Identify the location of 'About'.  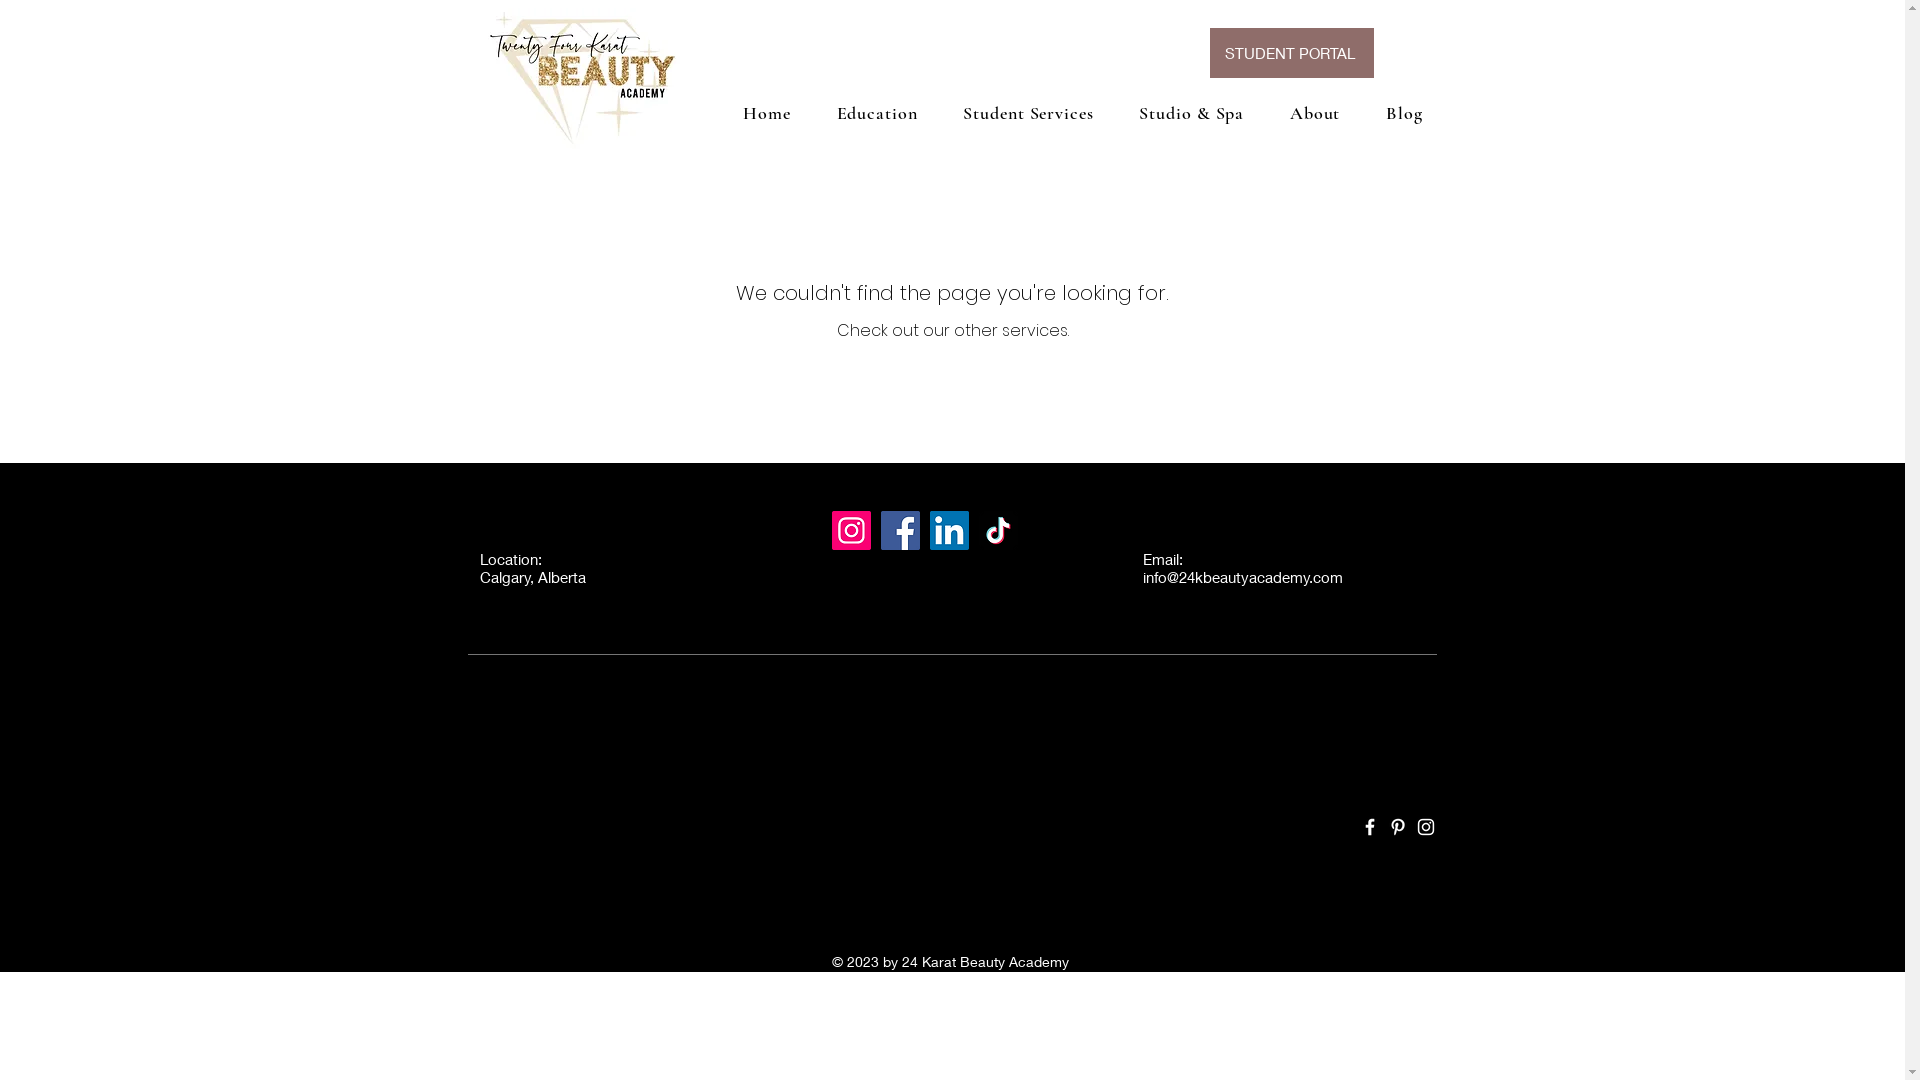
(1315, 112).